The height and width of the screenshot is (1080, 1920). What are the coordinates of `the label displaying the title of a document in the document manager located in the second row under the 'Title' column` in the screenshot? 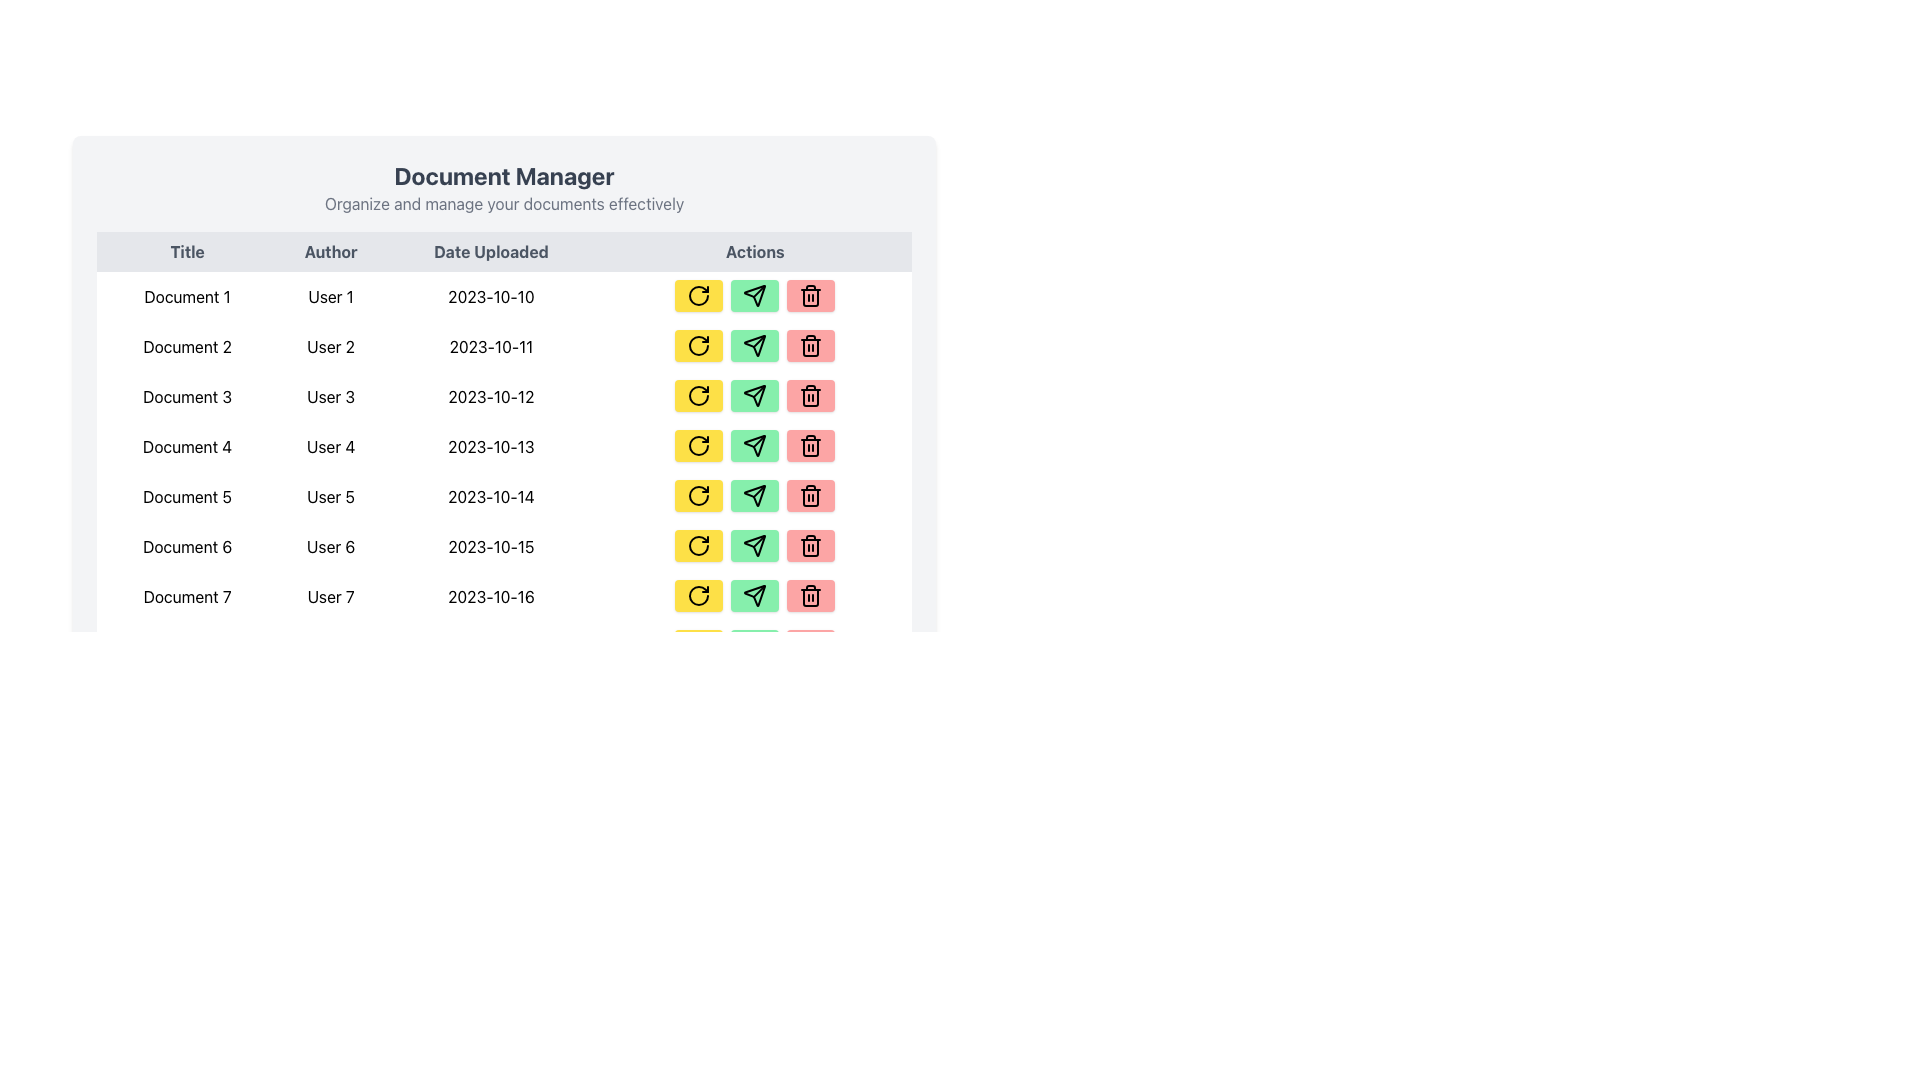 It's located at (187, 346).